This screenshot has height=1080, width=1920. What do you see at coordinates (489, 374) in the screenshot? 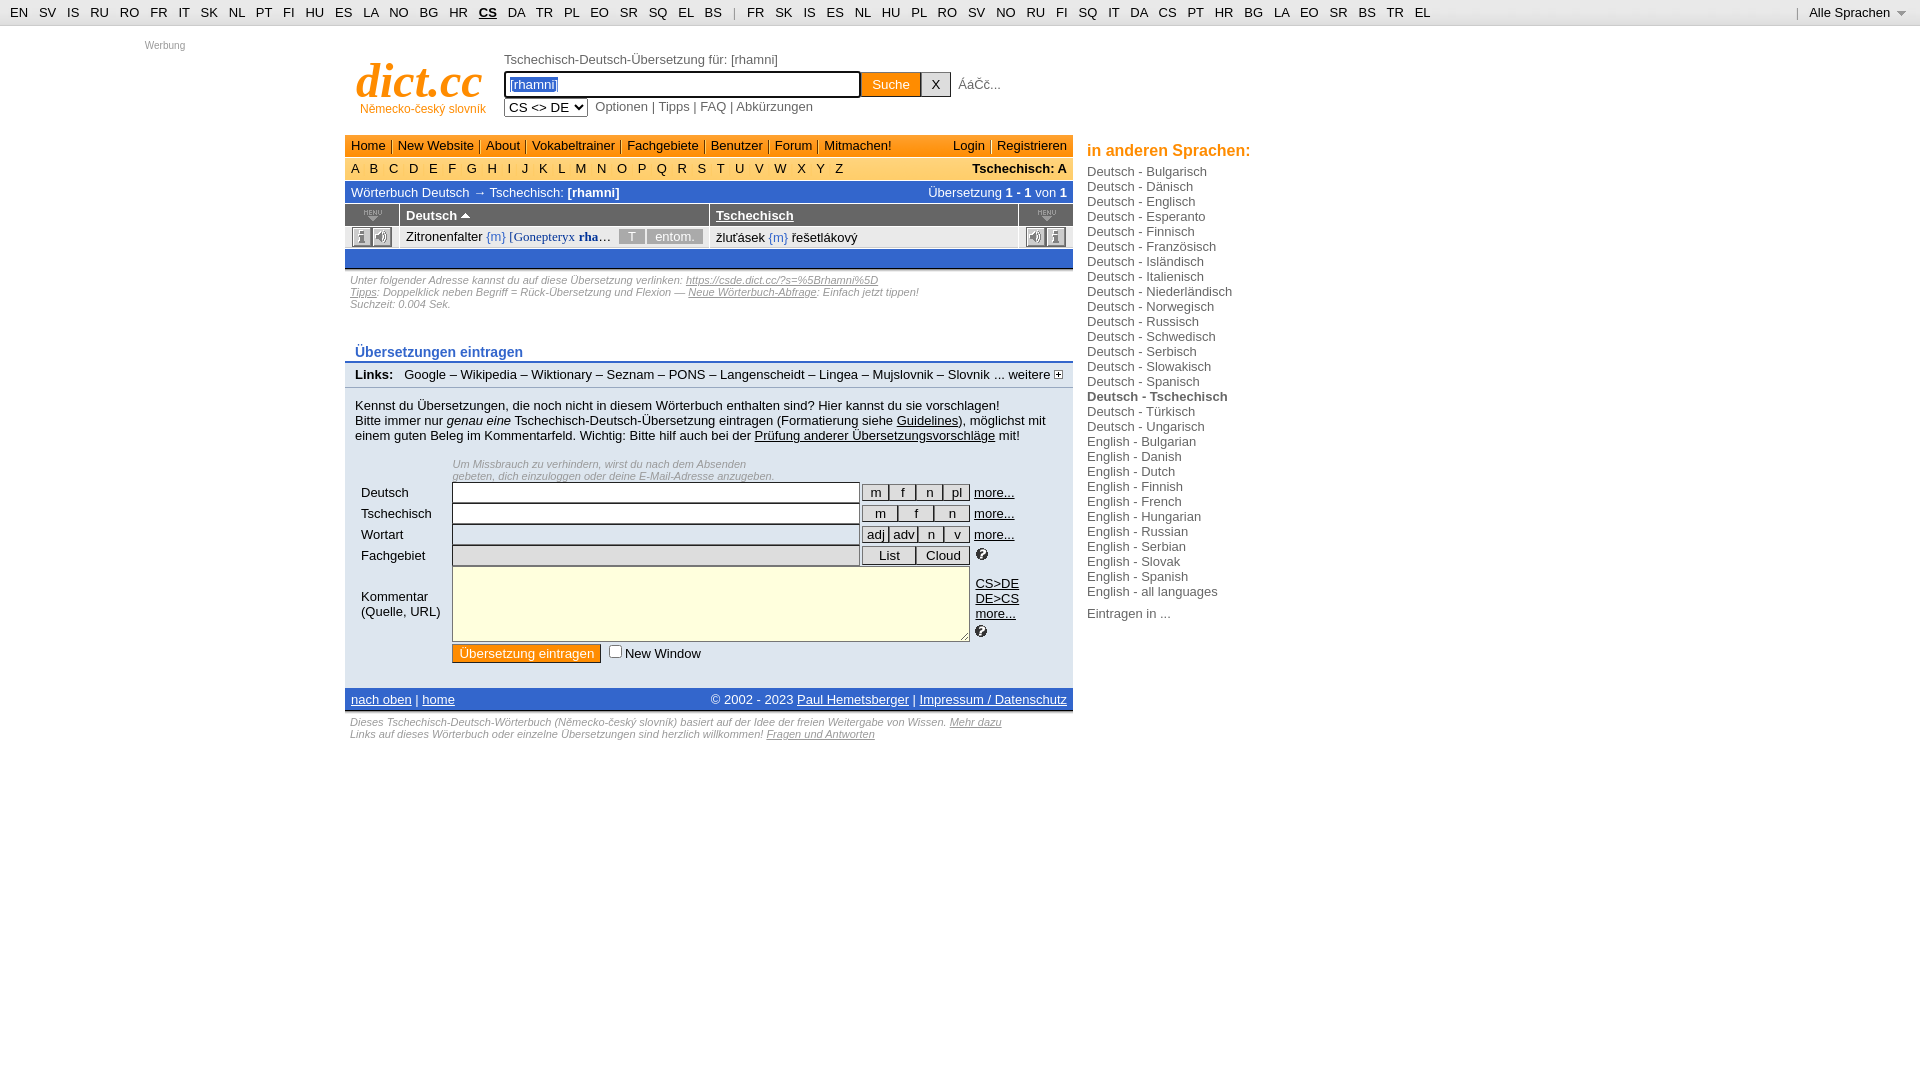
I see `'Wikipedia'` at bounding box center [489, 374].